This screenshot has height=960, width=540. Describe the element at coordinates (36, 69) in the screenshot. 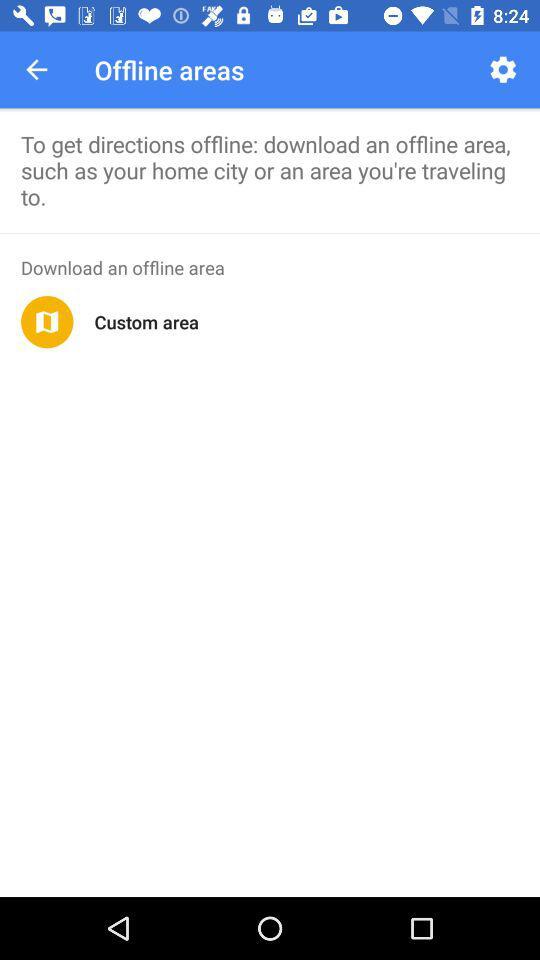

I see `the item at the top left corner` at that location.